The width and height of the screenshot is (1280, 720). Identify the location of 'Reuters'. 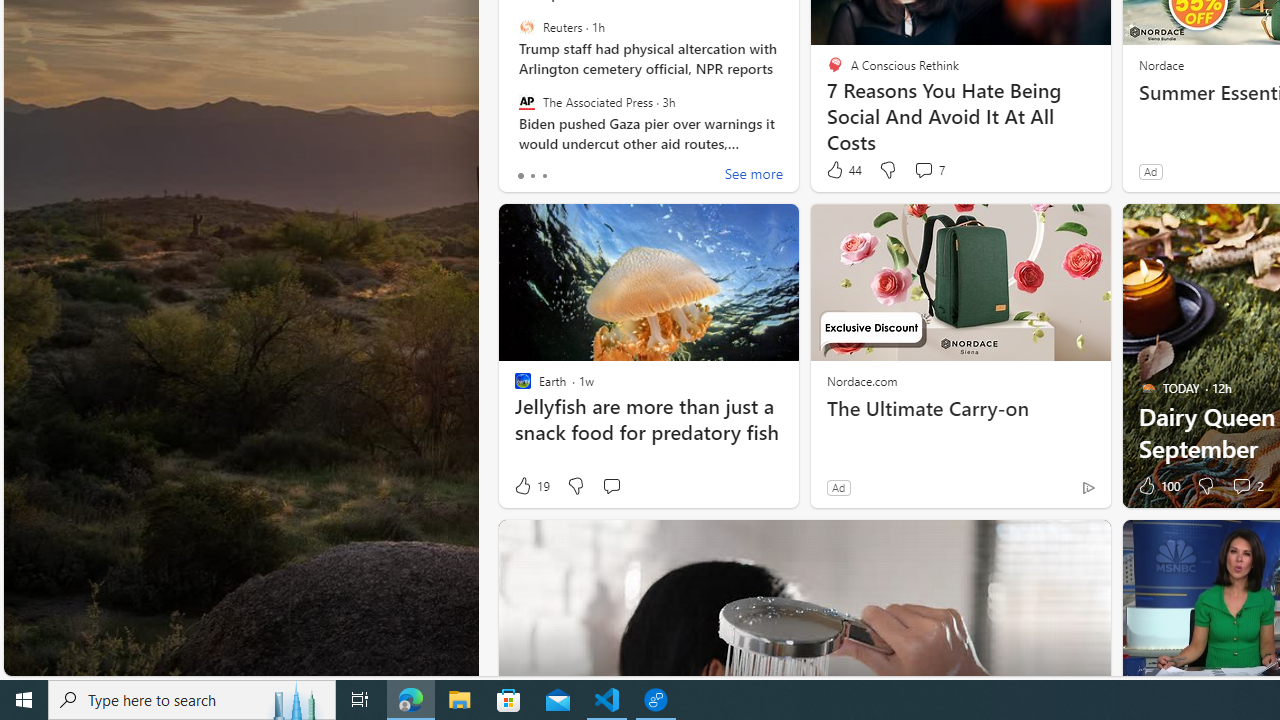
(526, 27).